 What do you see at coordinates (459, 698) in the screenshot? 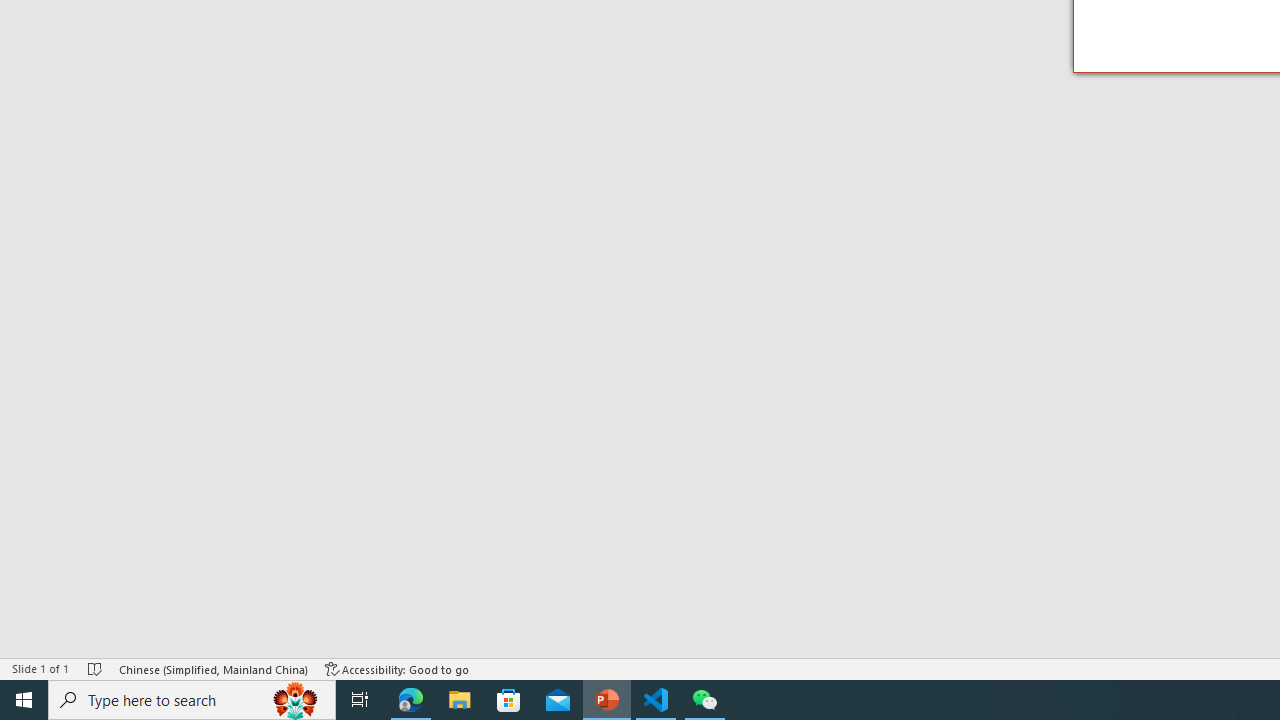
I see `'File Explorer'` at bounding box center [459, 698].